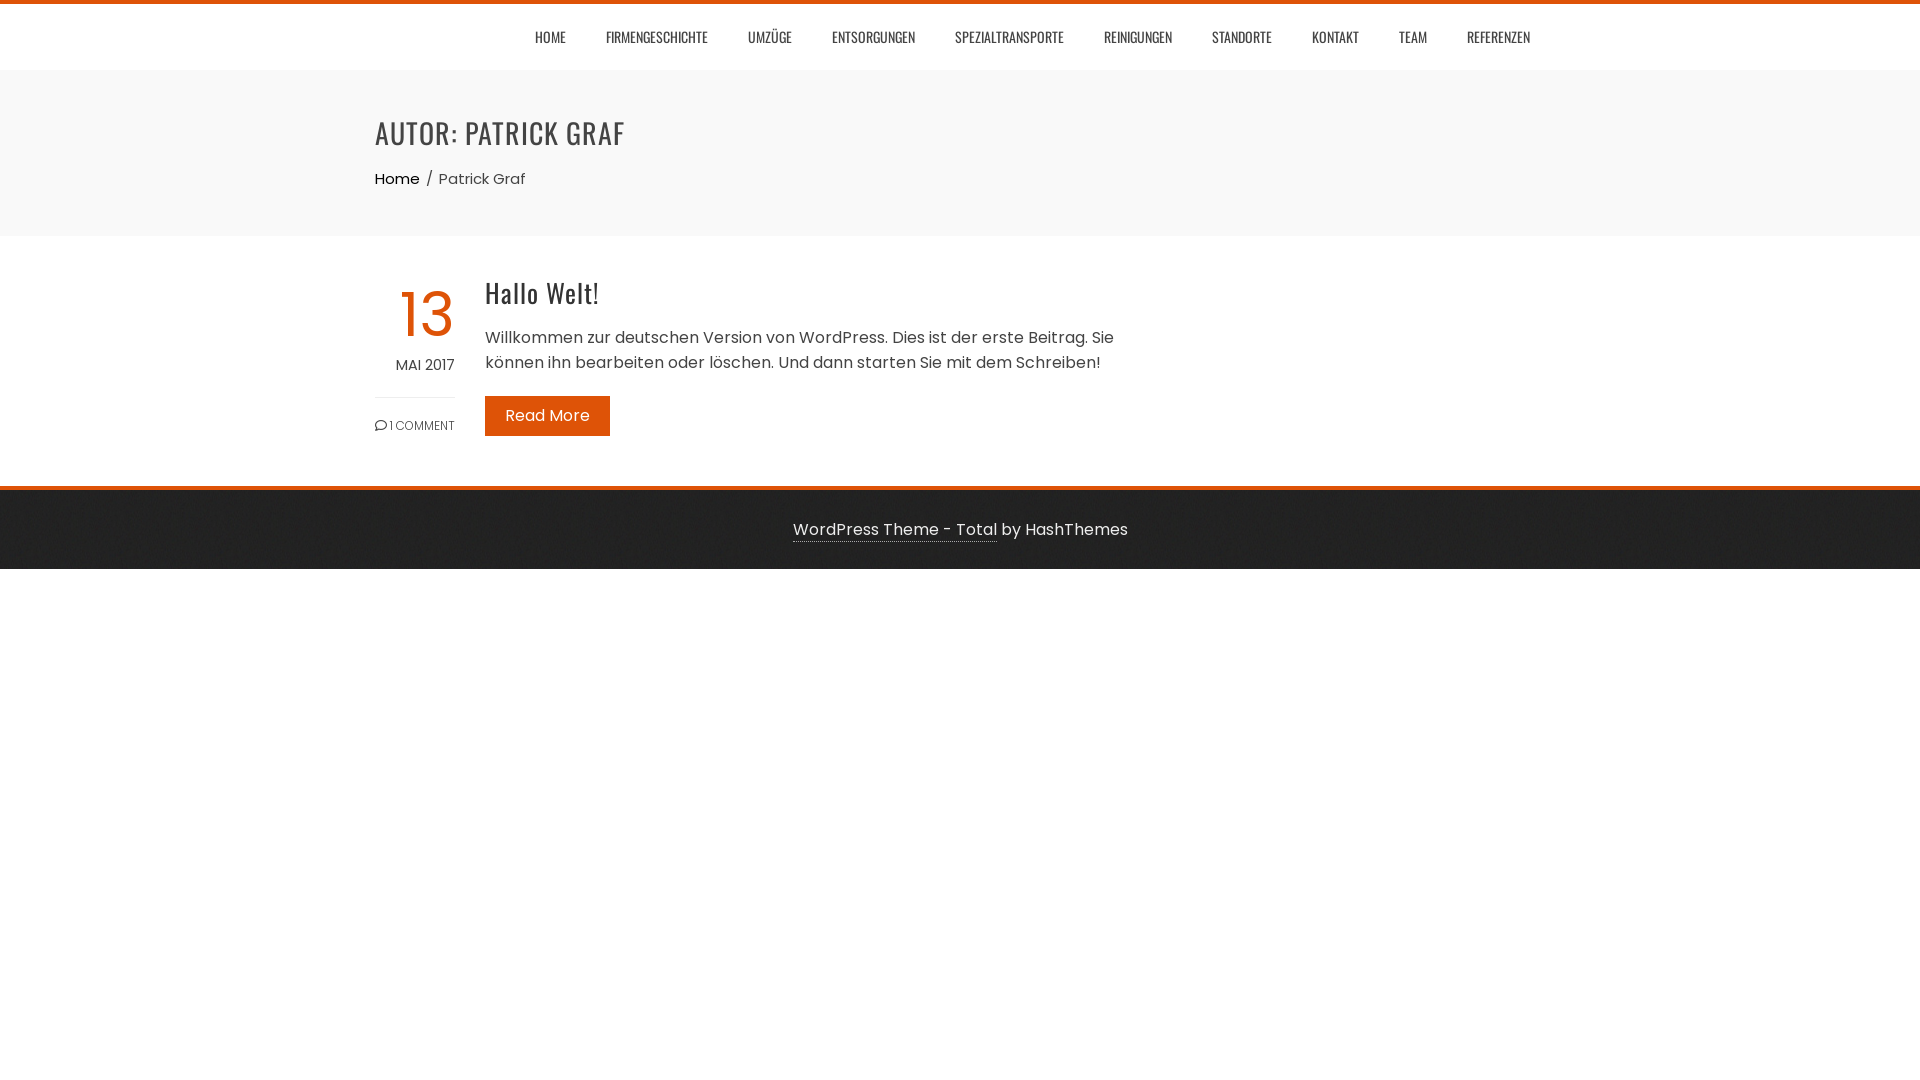  I want to click on 'HOME', so click(550, 37).